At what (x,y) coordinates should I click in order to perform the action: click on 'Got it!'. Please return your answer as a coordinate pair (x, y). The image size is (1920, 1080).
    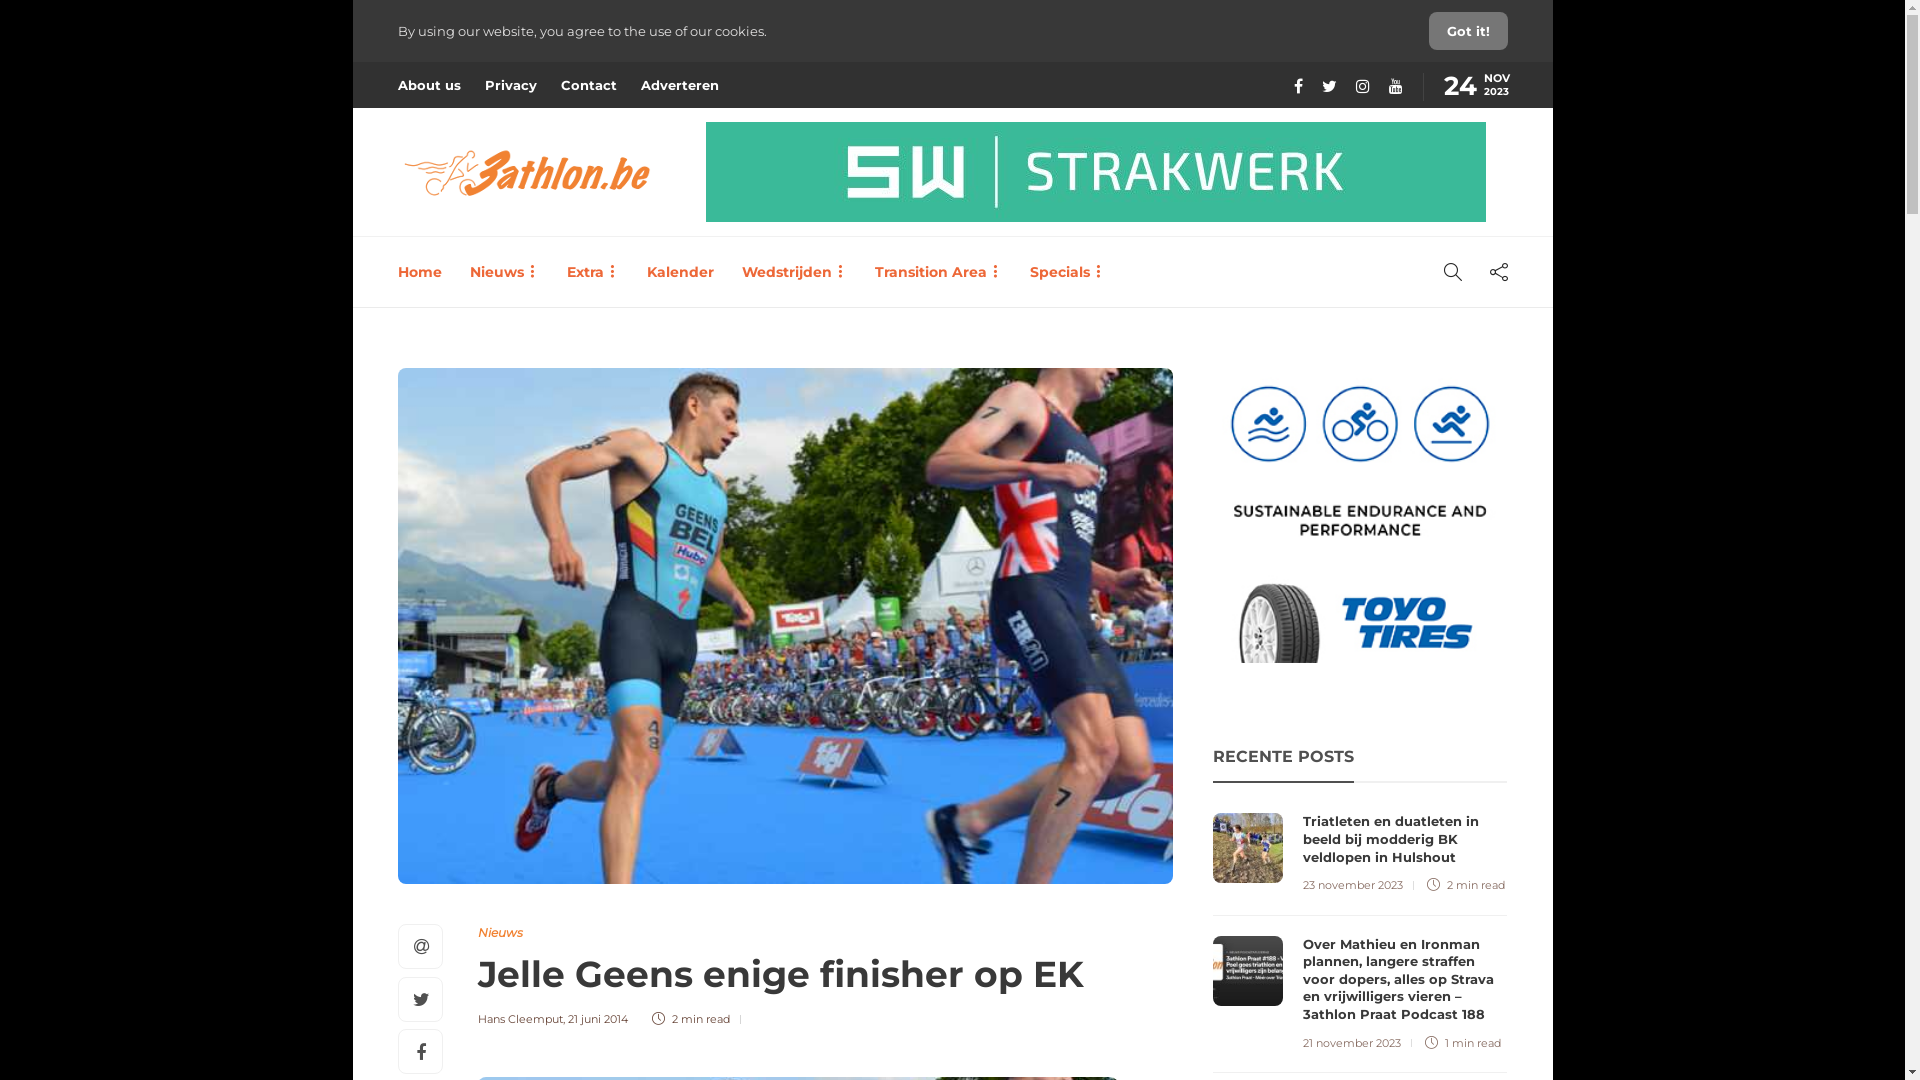
    Looking at the image, I should click on (1467, 30).